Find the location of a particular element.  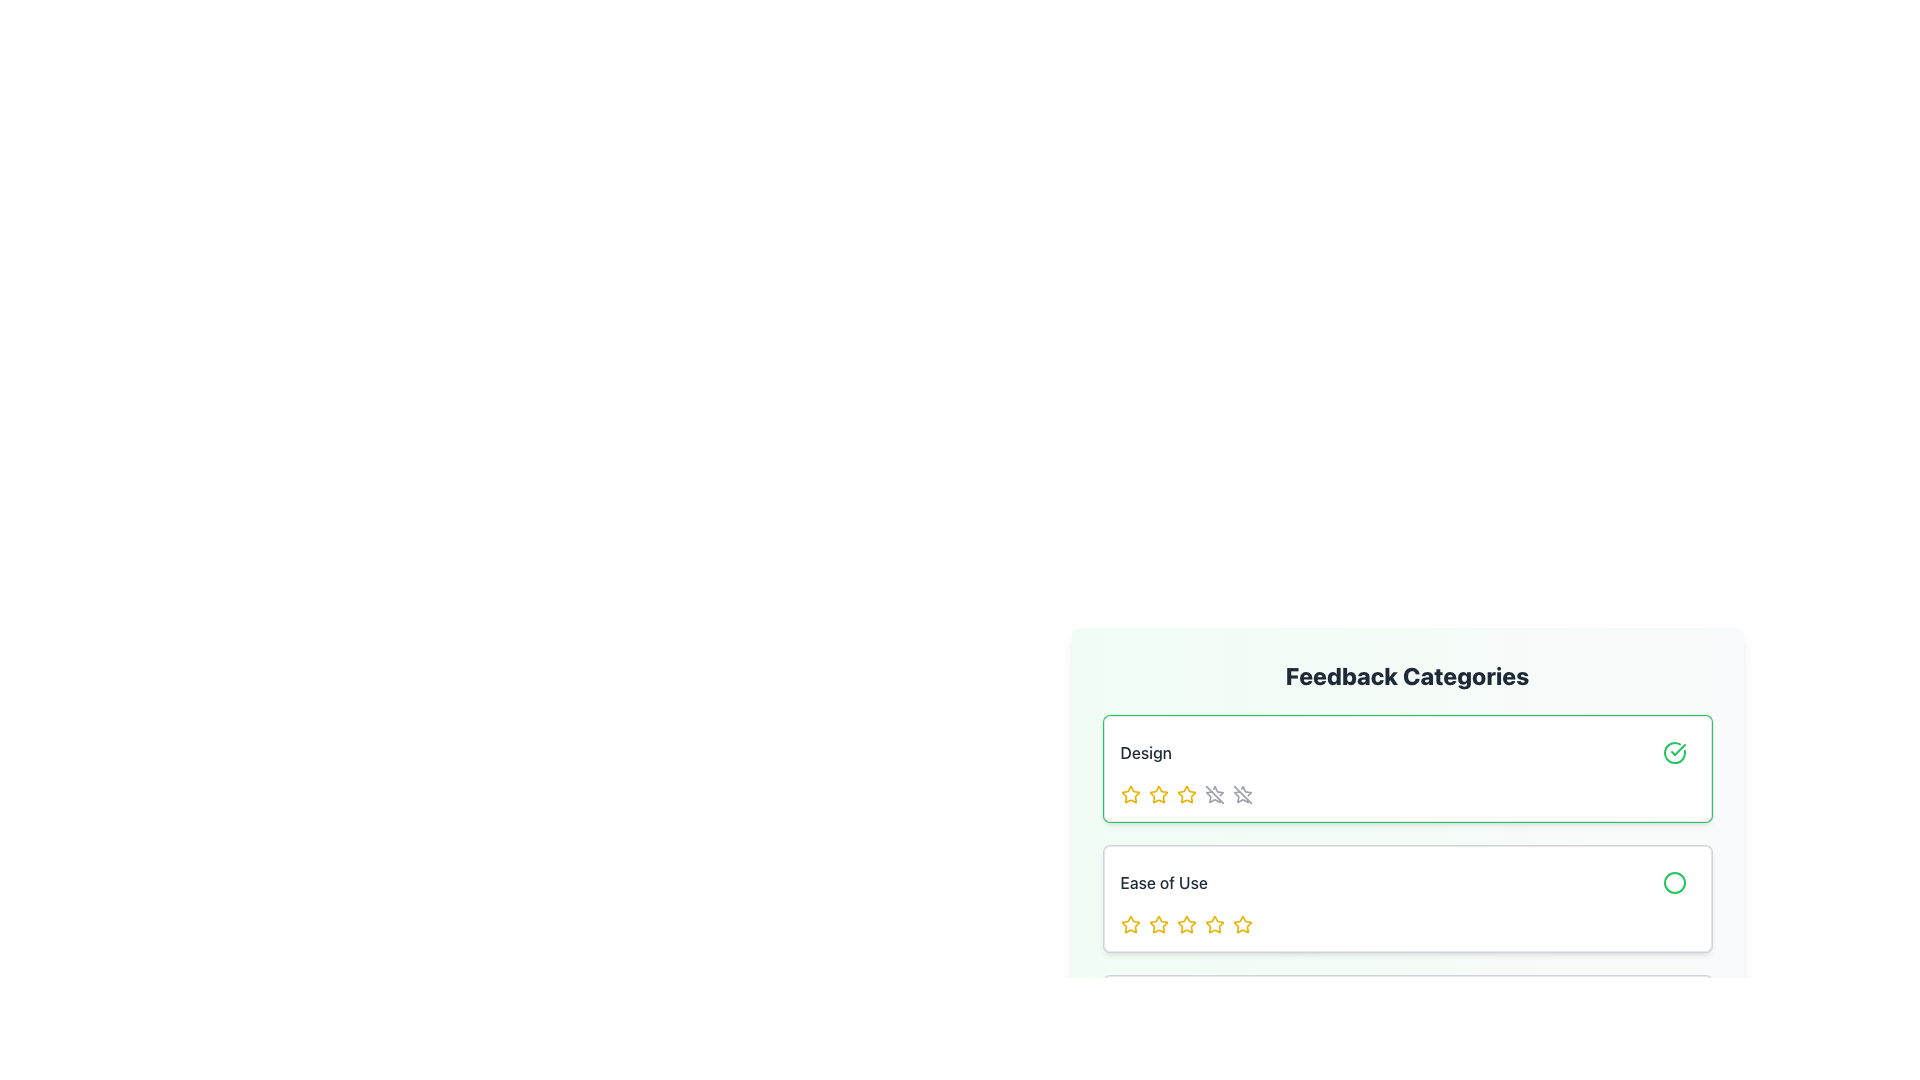

the second star in the 'Ease of Use' rating row is located at coordinates (1213, 1053).